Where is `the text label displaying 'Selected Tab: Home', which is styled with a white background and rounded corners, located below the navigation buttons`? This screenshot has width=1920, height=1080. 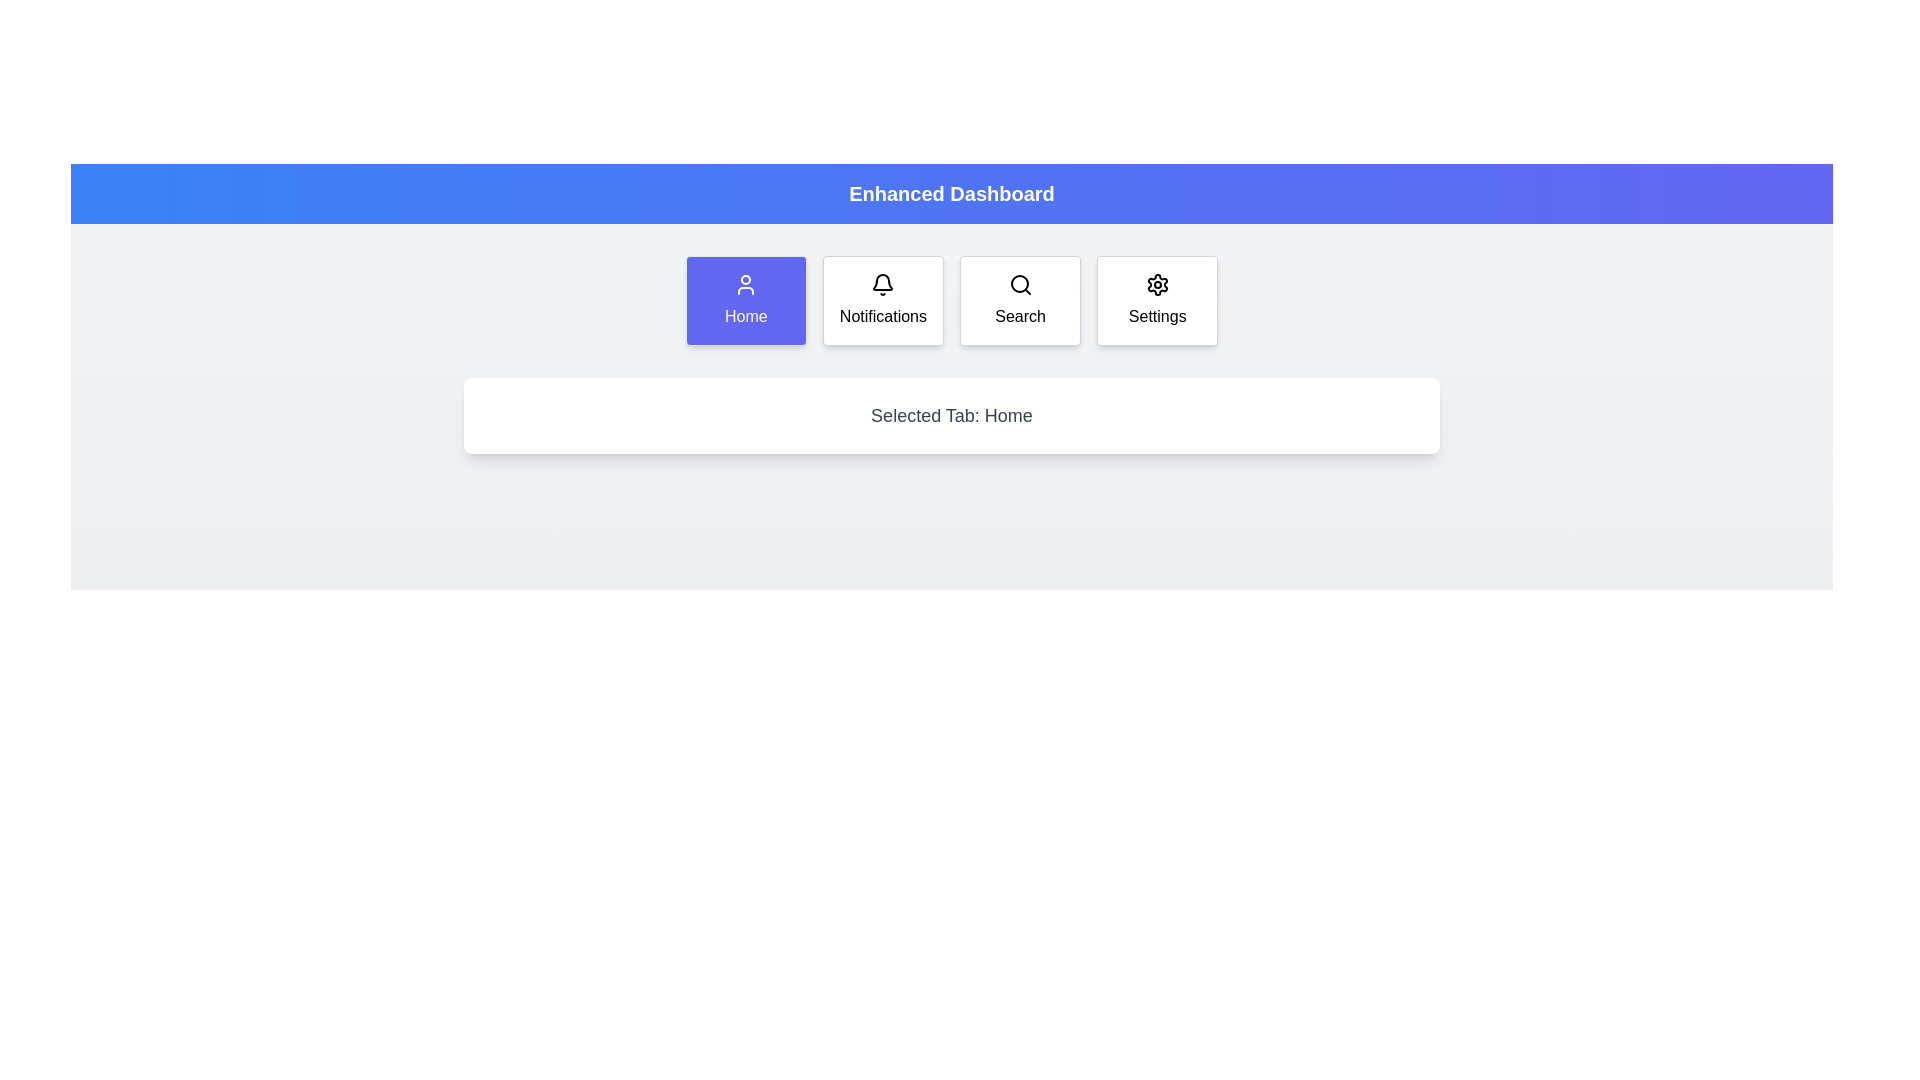 the text label displaying 'Selected Tab: Home', which is styled with a white background and rounded corners, located below the navigation buttons is located at coordinates (950, 415).